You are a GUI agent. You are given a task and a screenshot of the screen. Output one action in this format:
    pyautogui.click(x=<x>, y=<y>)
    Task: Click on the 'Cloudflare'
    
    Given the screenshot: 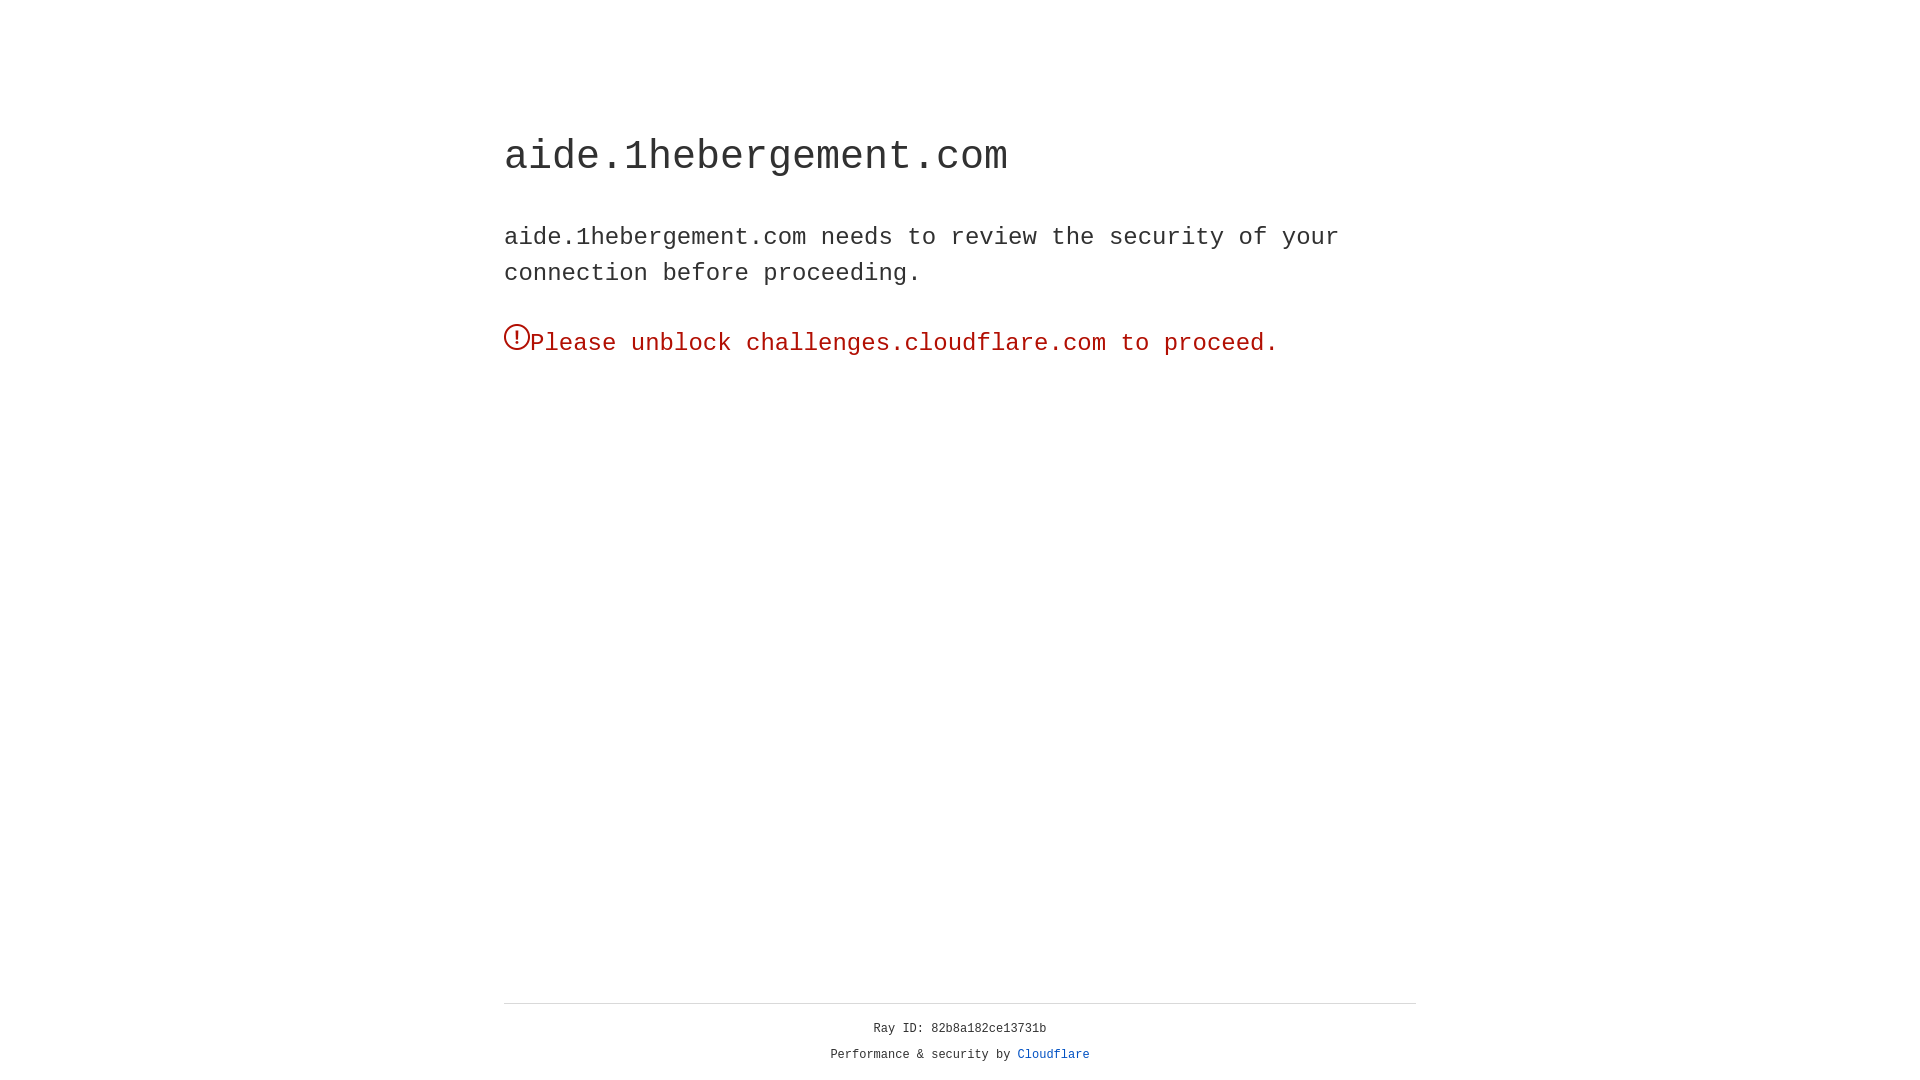 What is the action you would take?
    pyautogui.click(x=1053, y=1054)
    